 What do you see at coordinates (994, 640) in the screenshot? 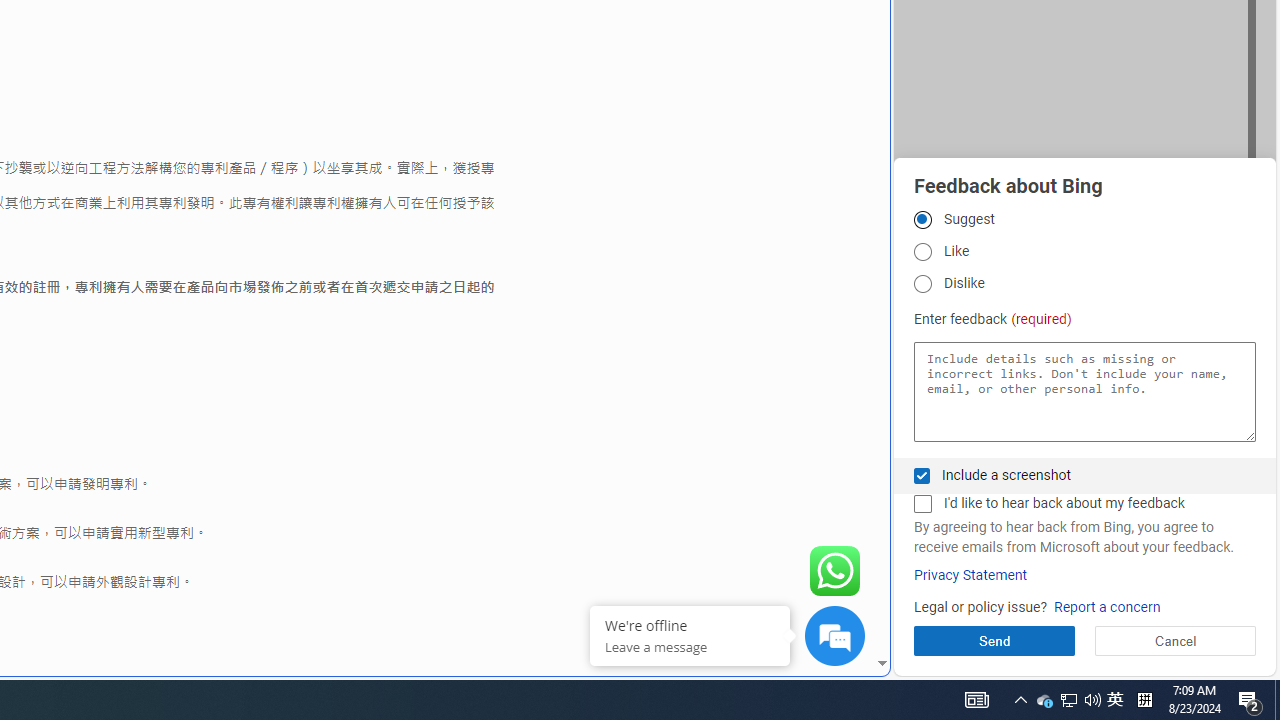
I see `'Send'` at bounding box center [994, 640].